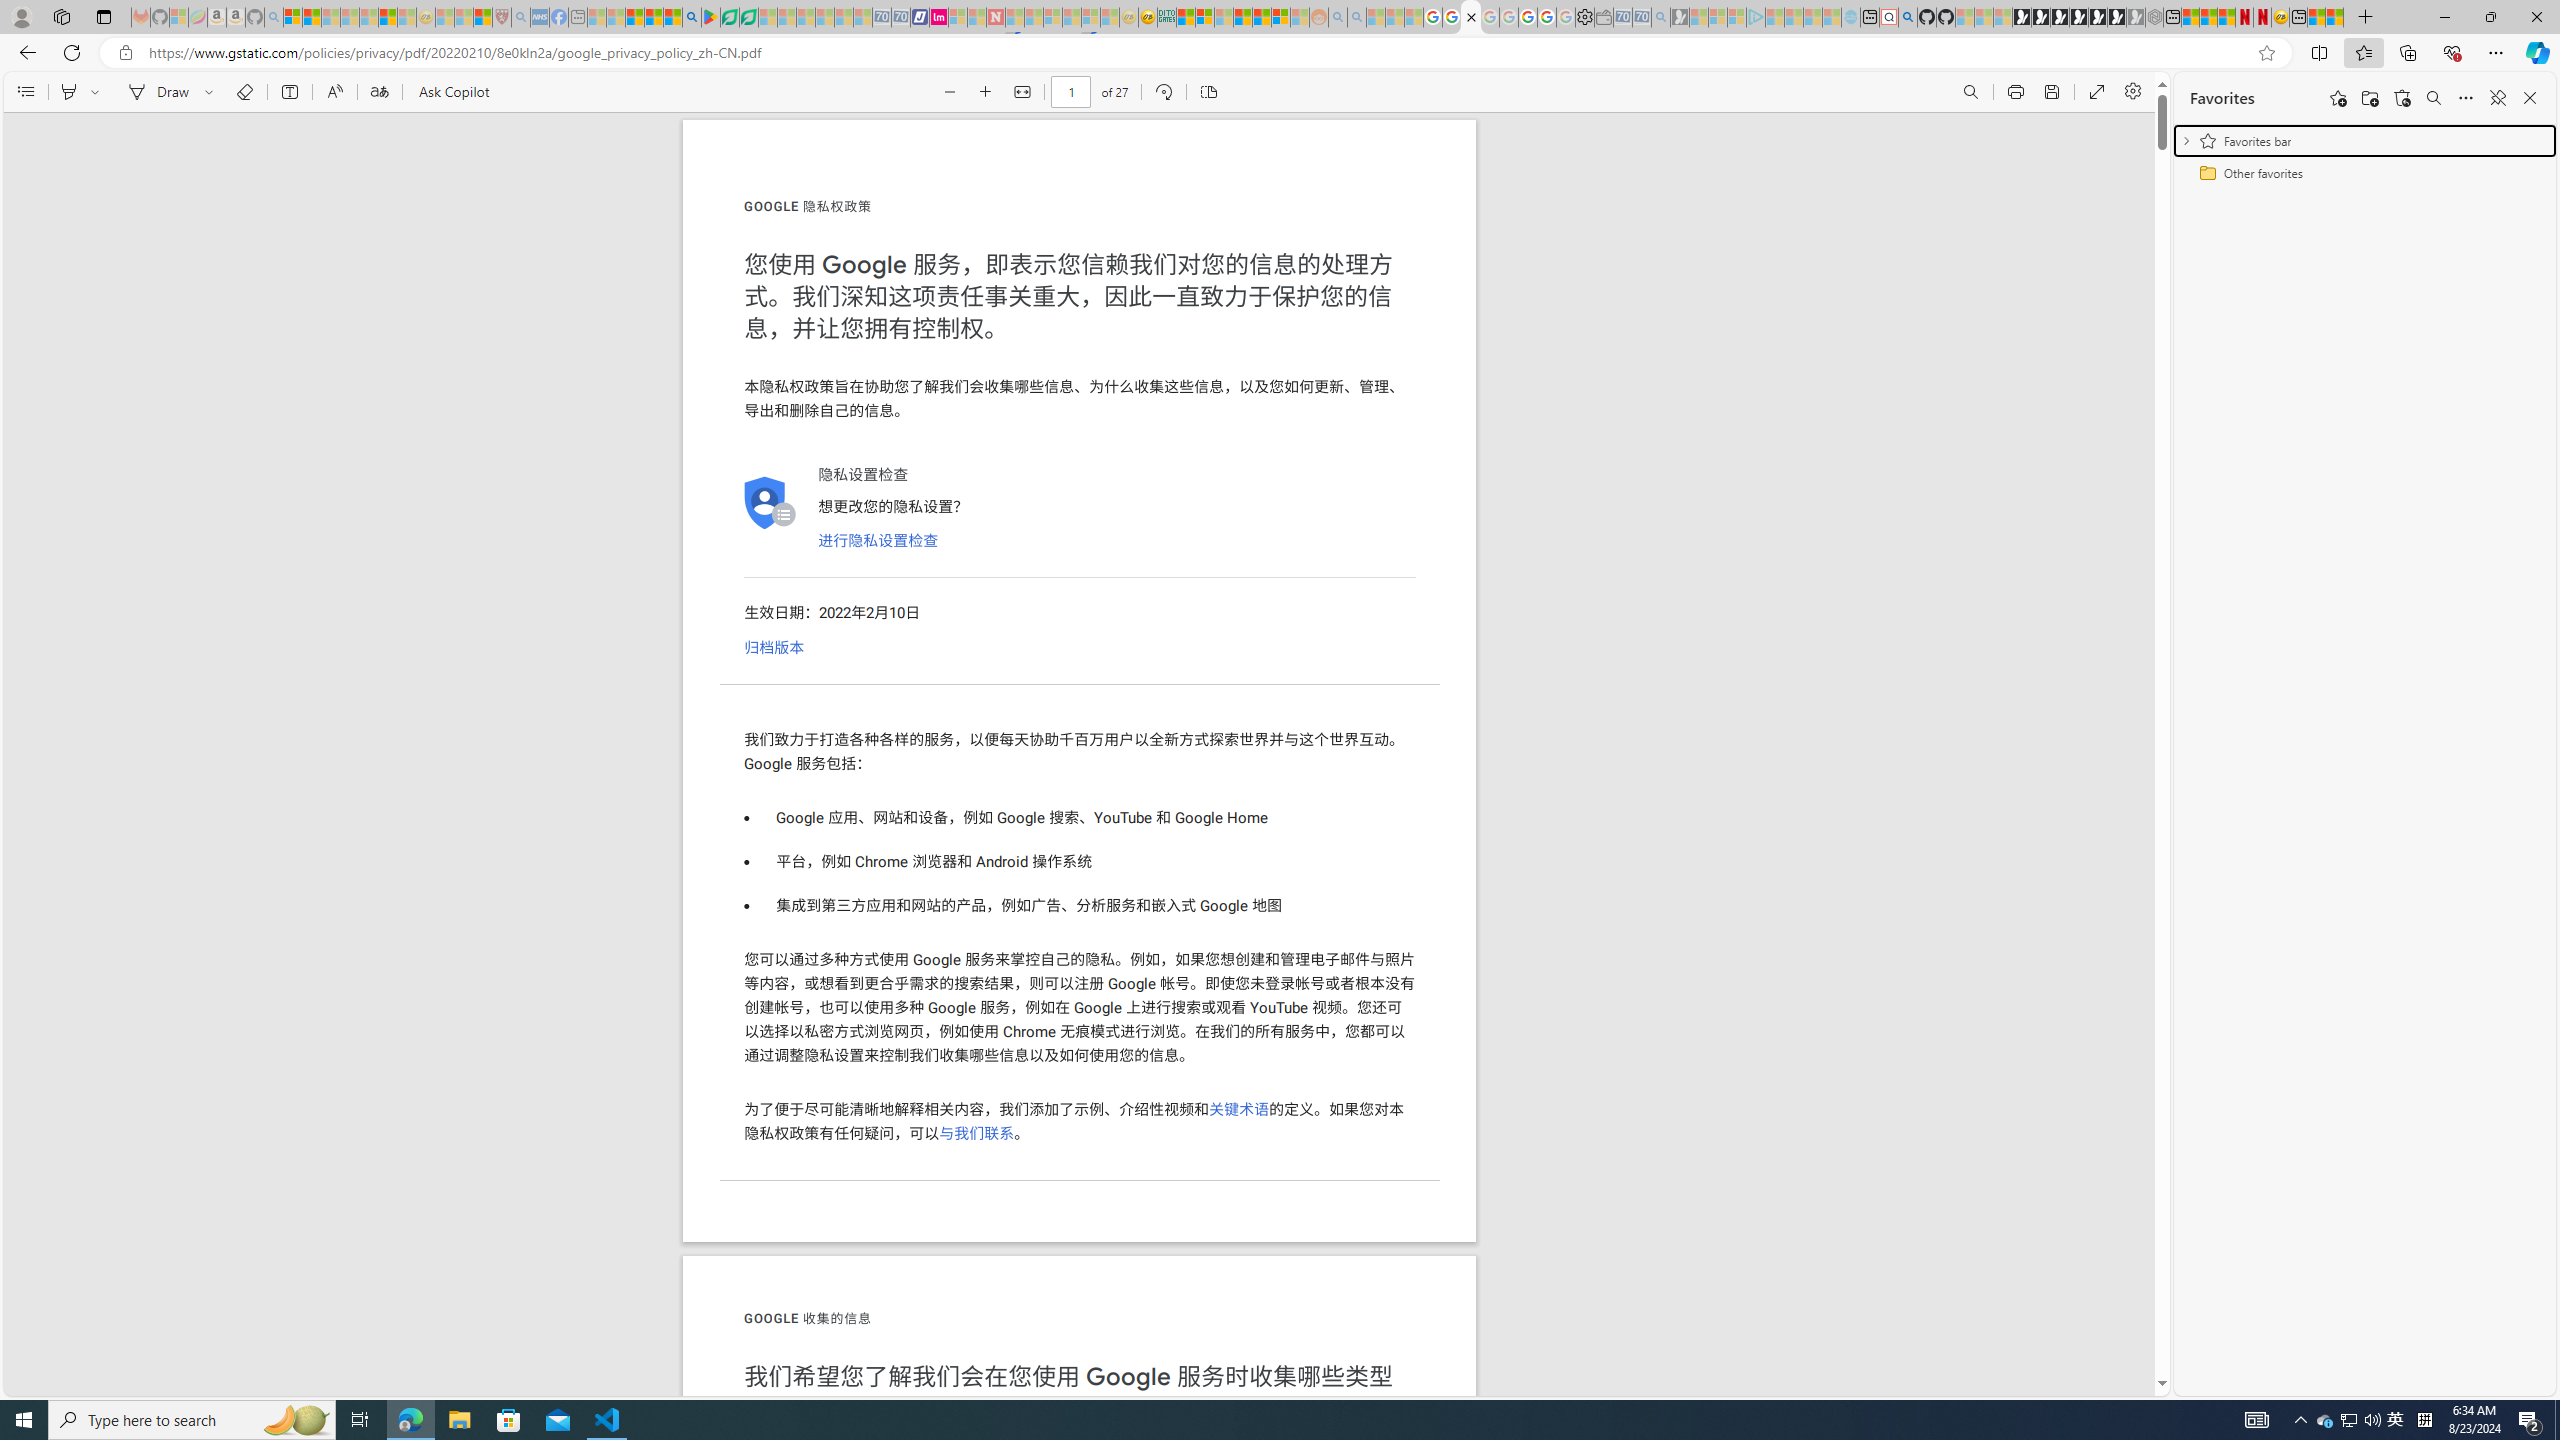 The width and height of the screenshot is (2560, 1440). I want to click on 'Zoom out (Ctrl+Minus key)', so click(950, 91).